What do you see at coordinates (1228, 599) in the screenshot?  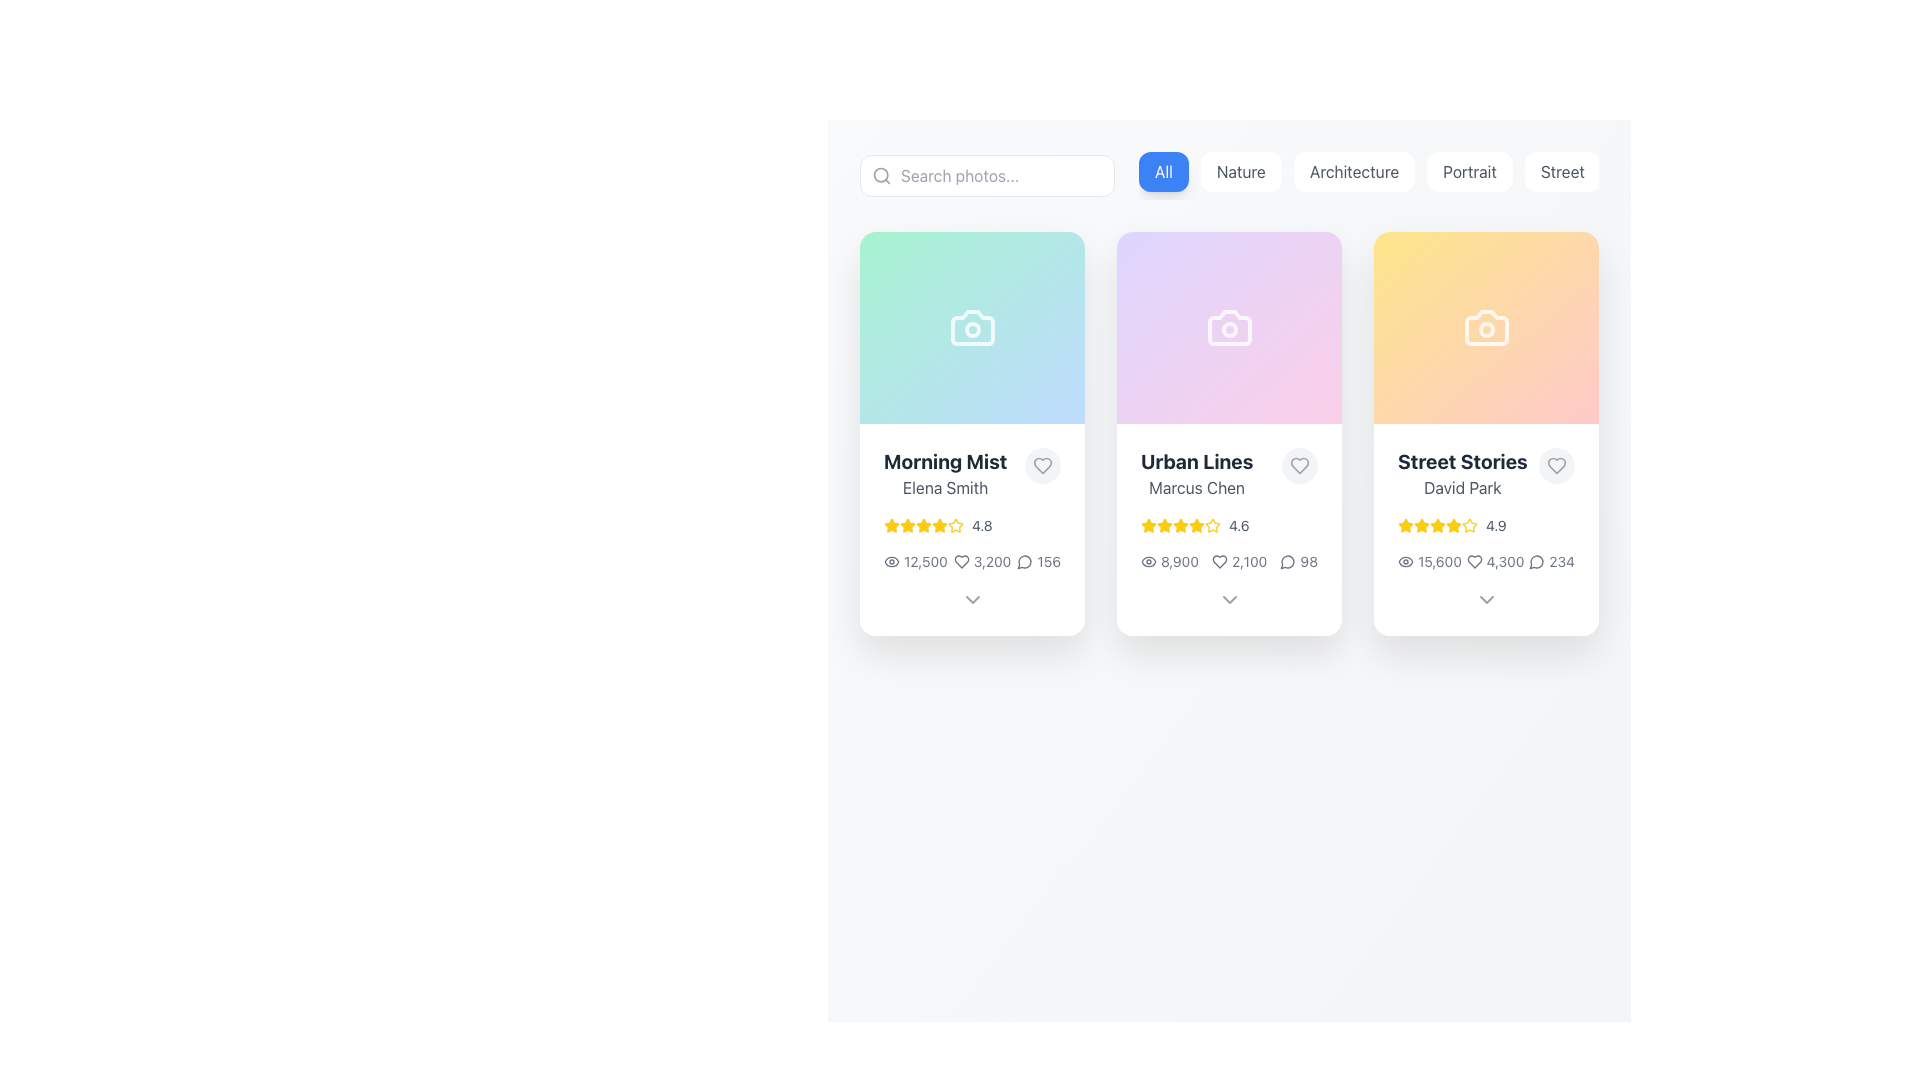 I see `the collapsible button-like icon resembling a chevron or down-arrow indicator located at the bottom center of the 'Urban Lines' card titled 'Marcus Chen'` at bounding box center [1228, 599].